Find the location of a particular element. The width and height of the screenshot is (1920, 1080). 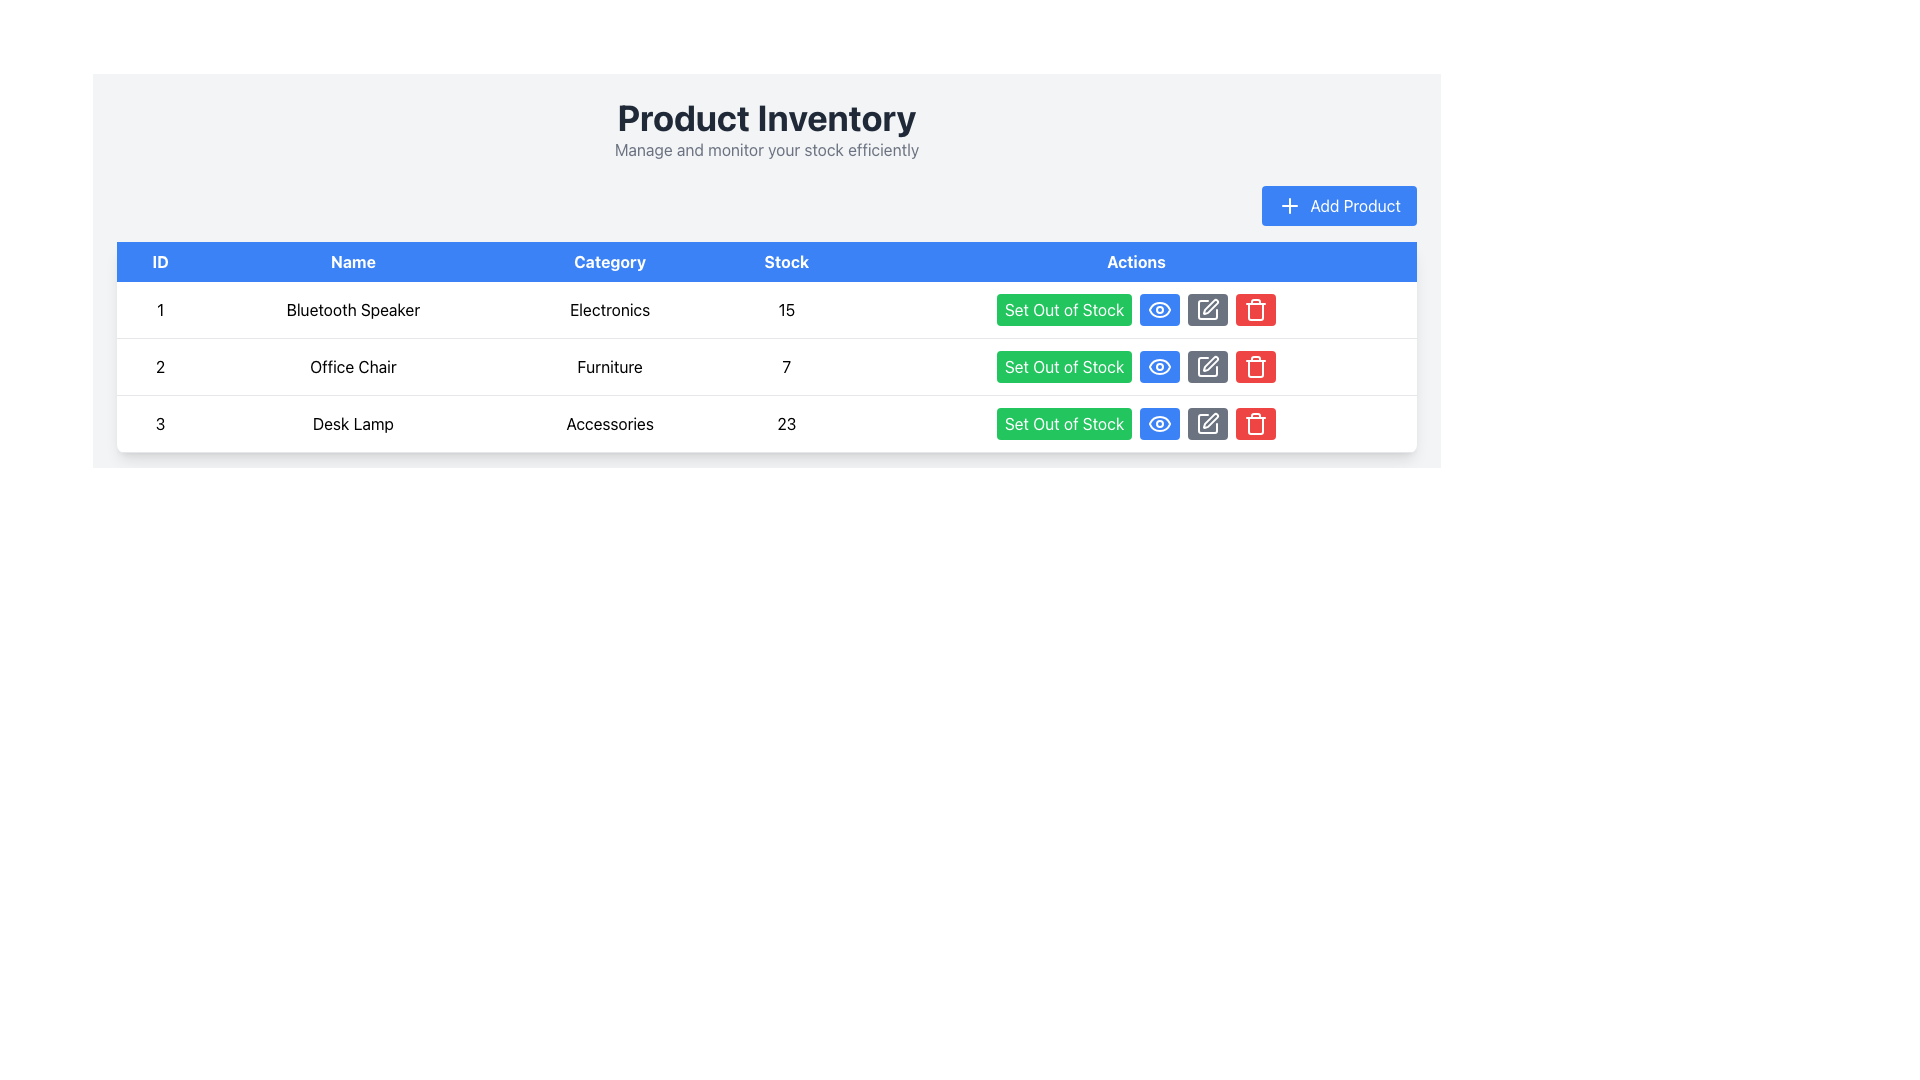

the Text Label indicating the category of the product in the third row under the 'Category' column, positioned between 'Desk Lamp' and '23' is located at coordinates (609, 423).